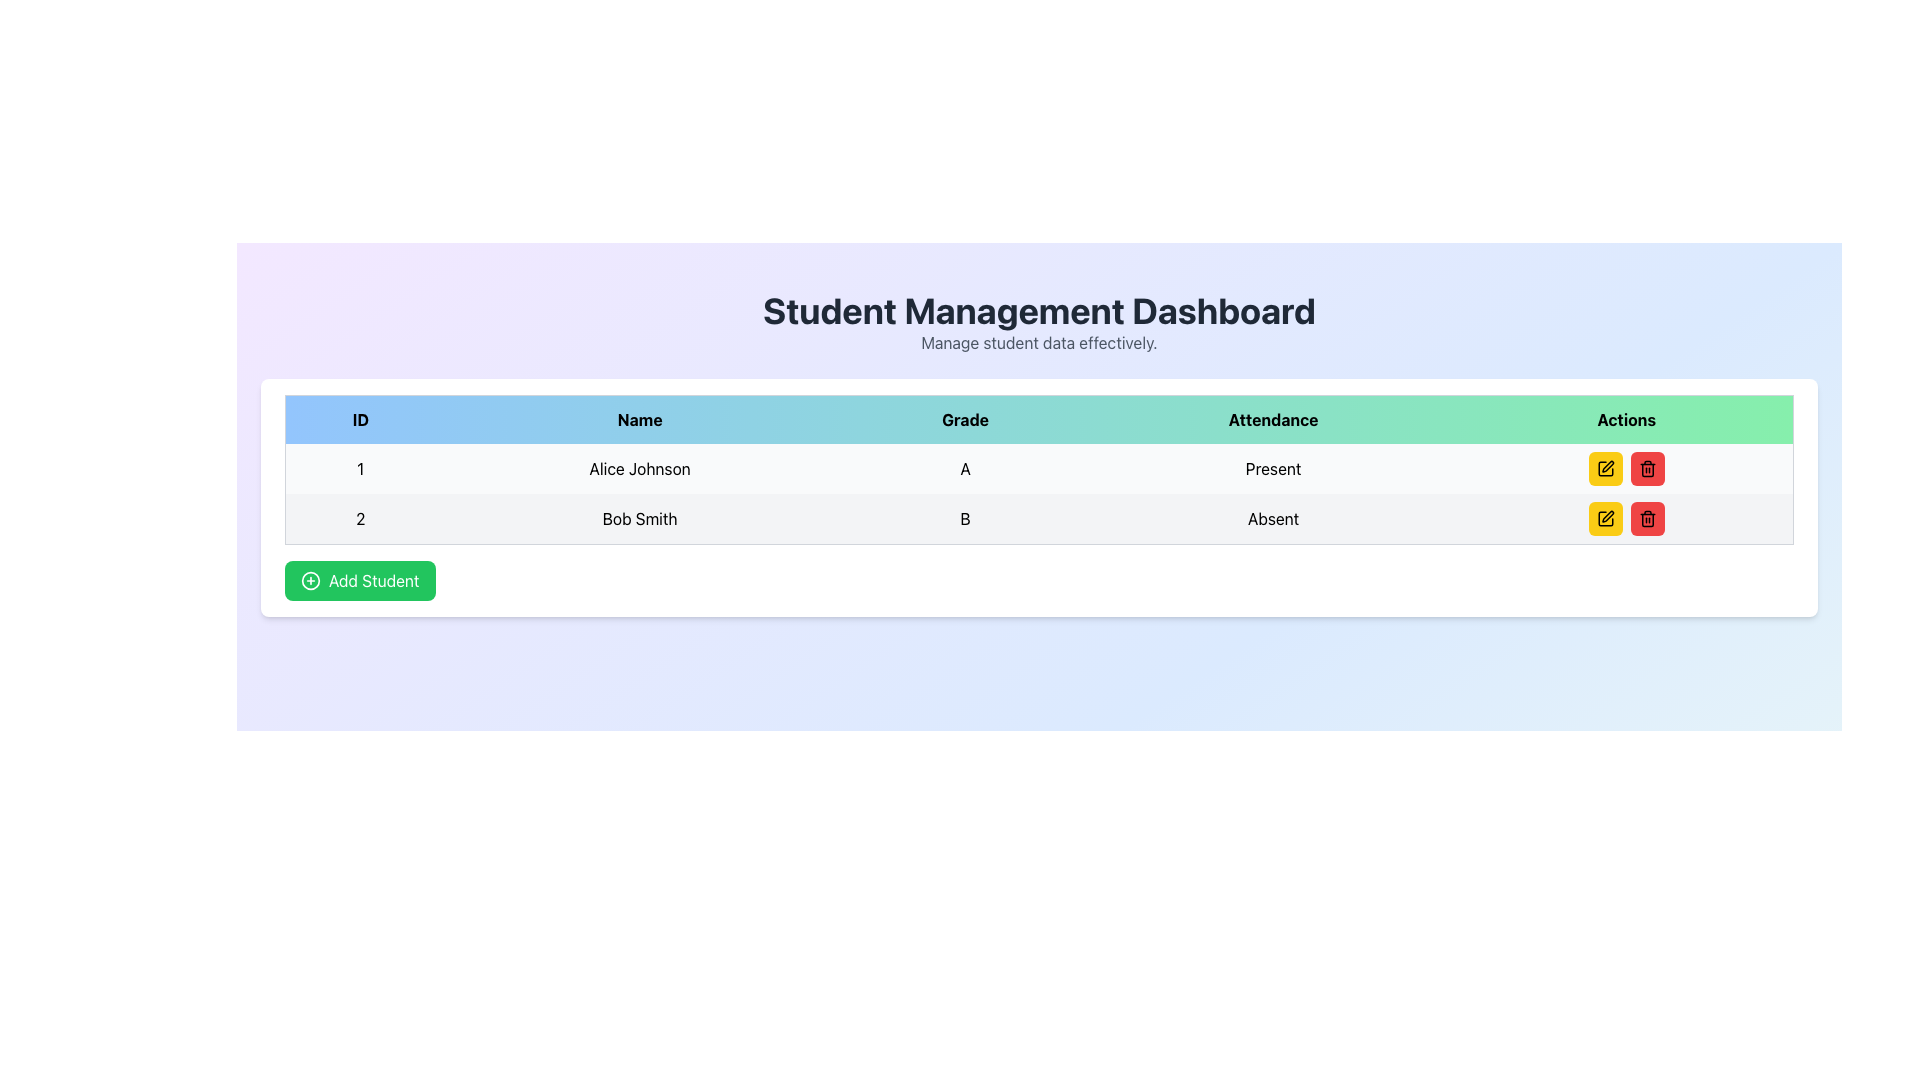 This screenshot has height=1080, width=1920. I want to click on the circular icon with a plus sign within the 'Add Student' button located at the bottom left of the interface, so click(310, 581).